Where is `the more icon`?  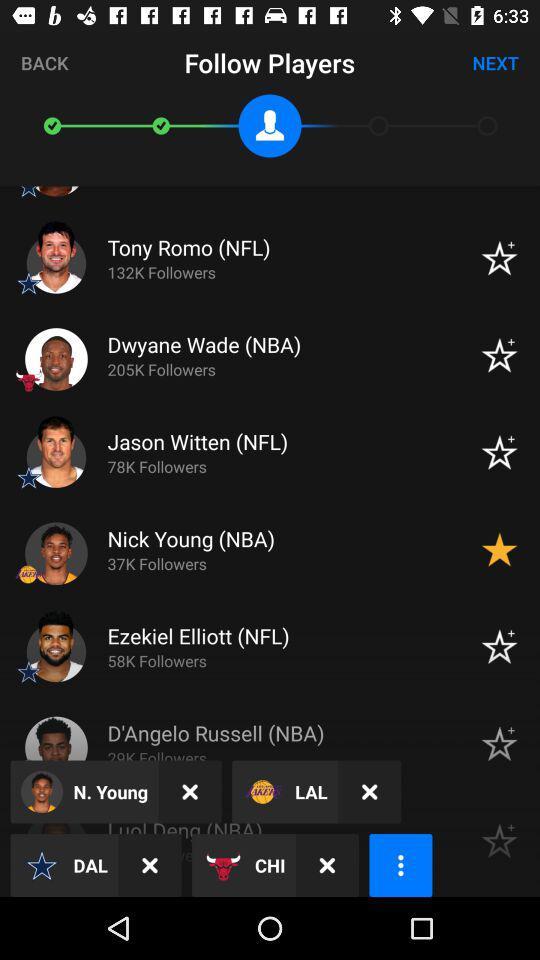
the more icon is located at coordinates (400, 864).